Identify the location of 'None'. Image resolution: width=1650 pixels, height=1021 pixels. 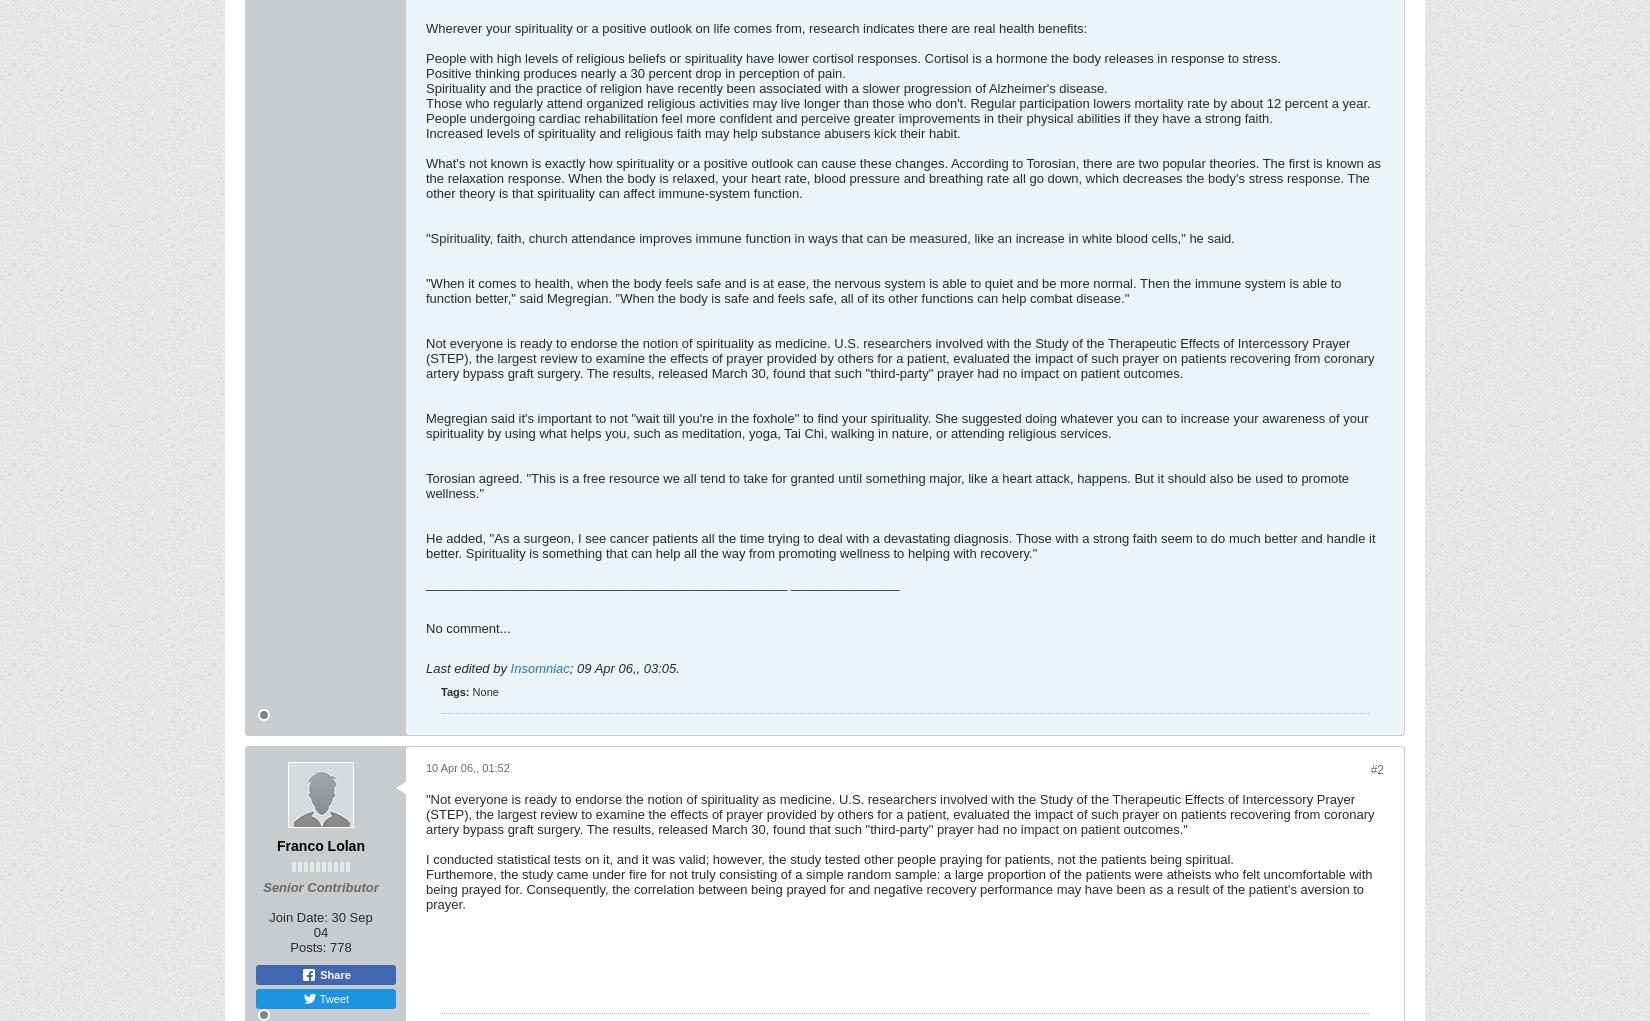
(483, 691).